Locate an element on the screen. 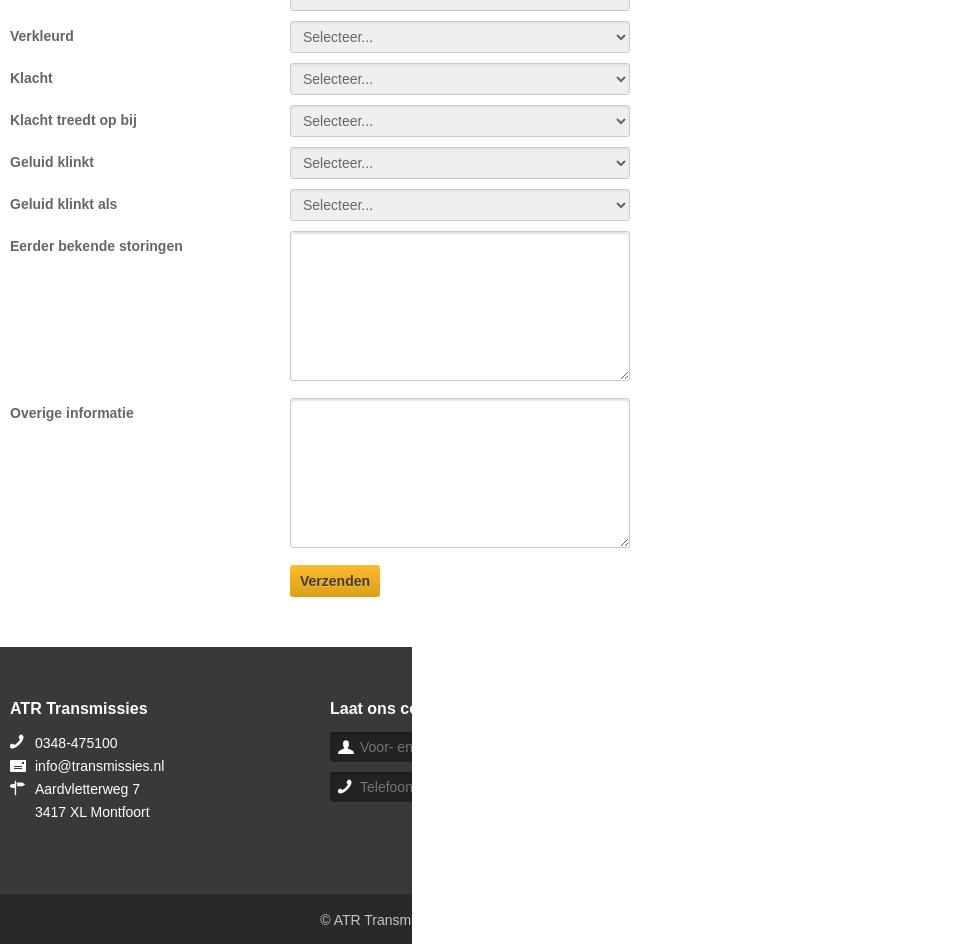 This screenshot has height=944, width=960. 'Verkleurd' is located at coordinates (40, 35).